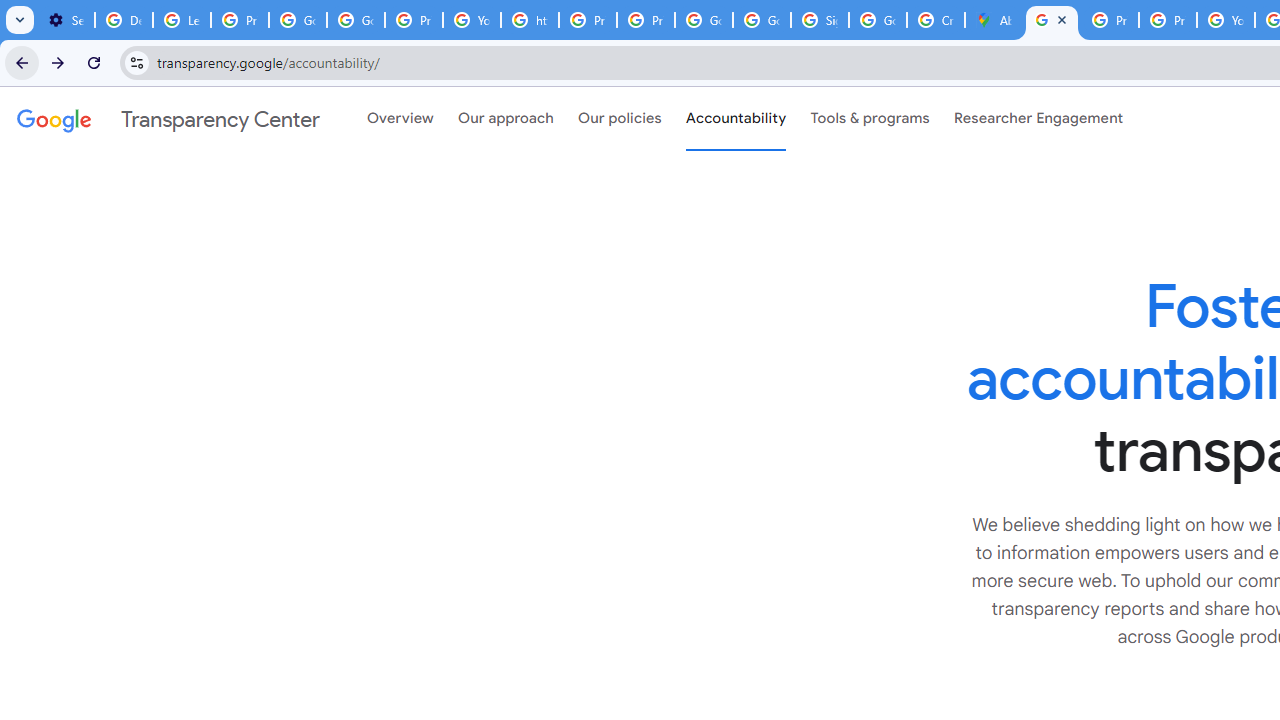 Image resolution: width=1280 pixels, height=720 pixels. Describe the element at coordinates (506, 119) in the screenshot. I see `'Our approach'` at that location.